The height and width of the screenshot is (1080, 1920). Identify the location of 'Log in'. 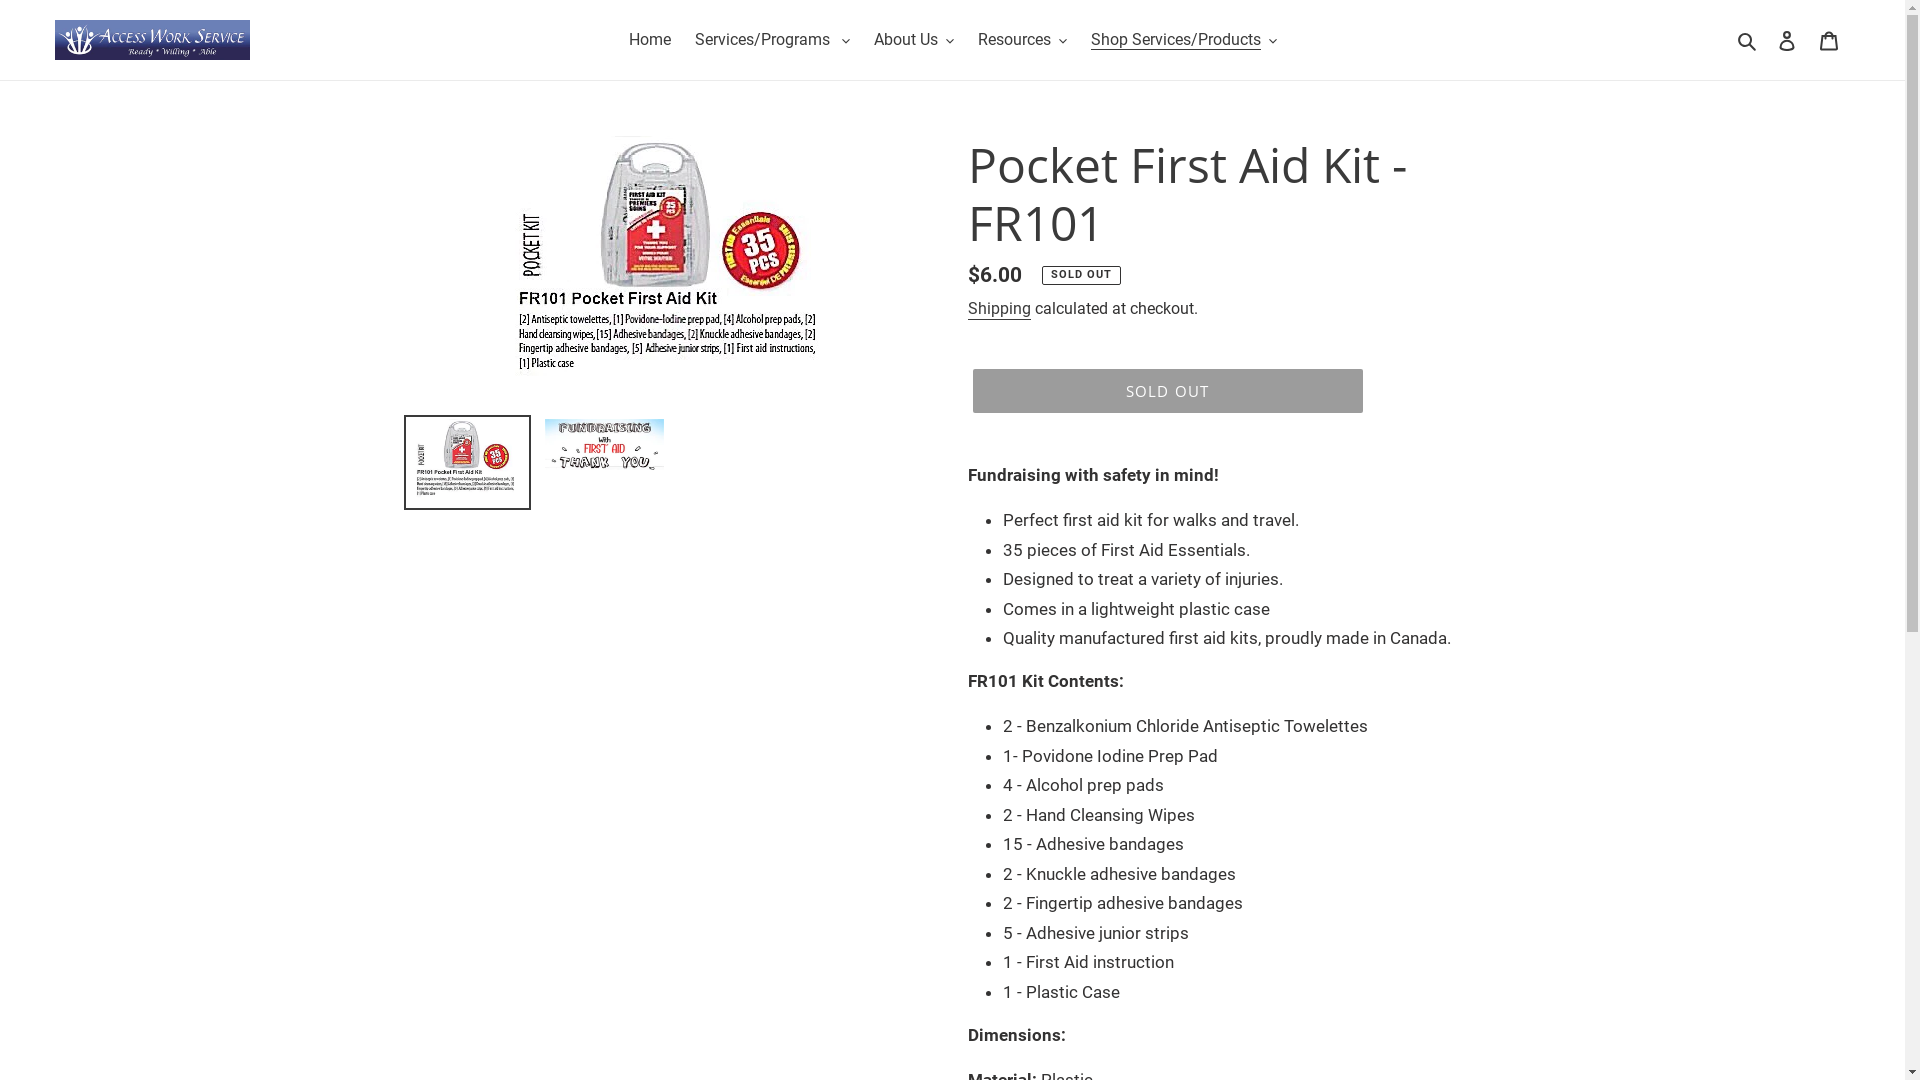
(1786, 39).